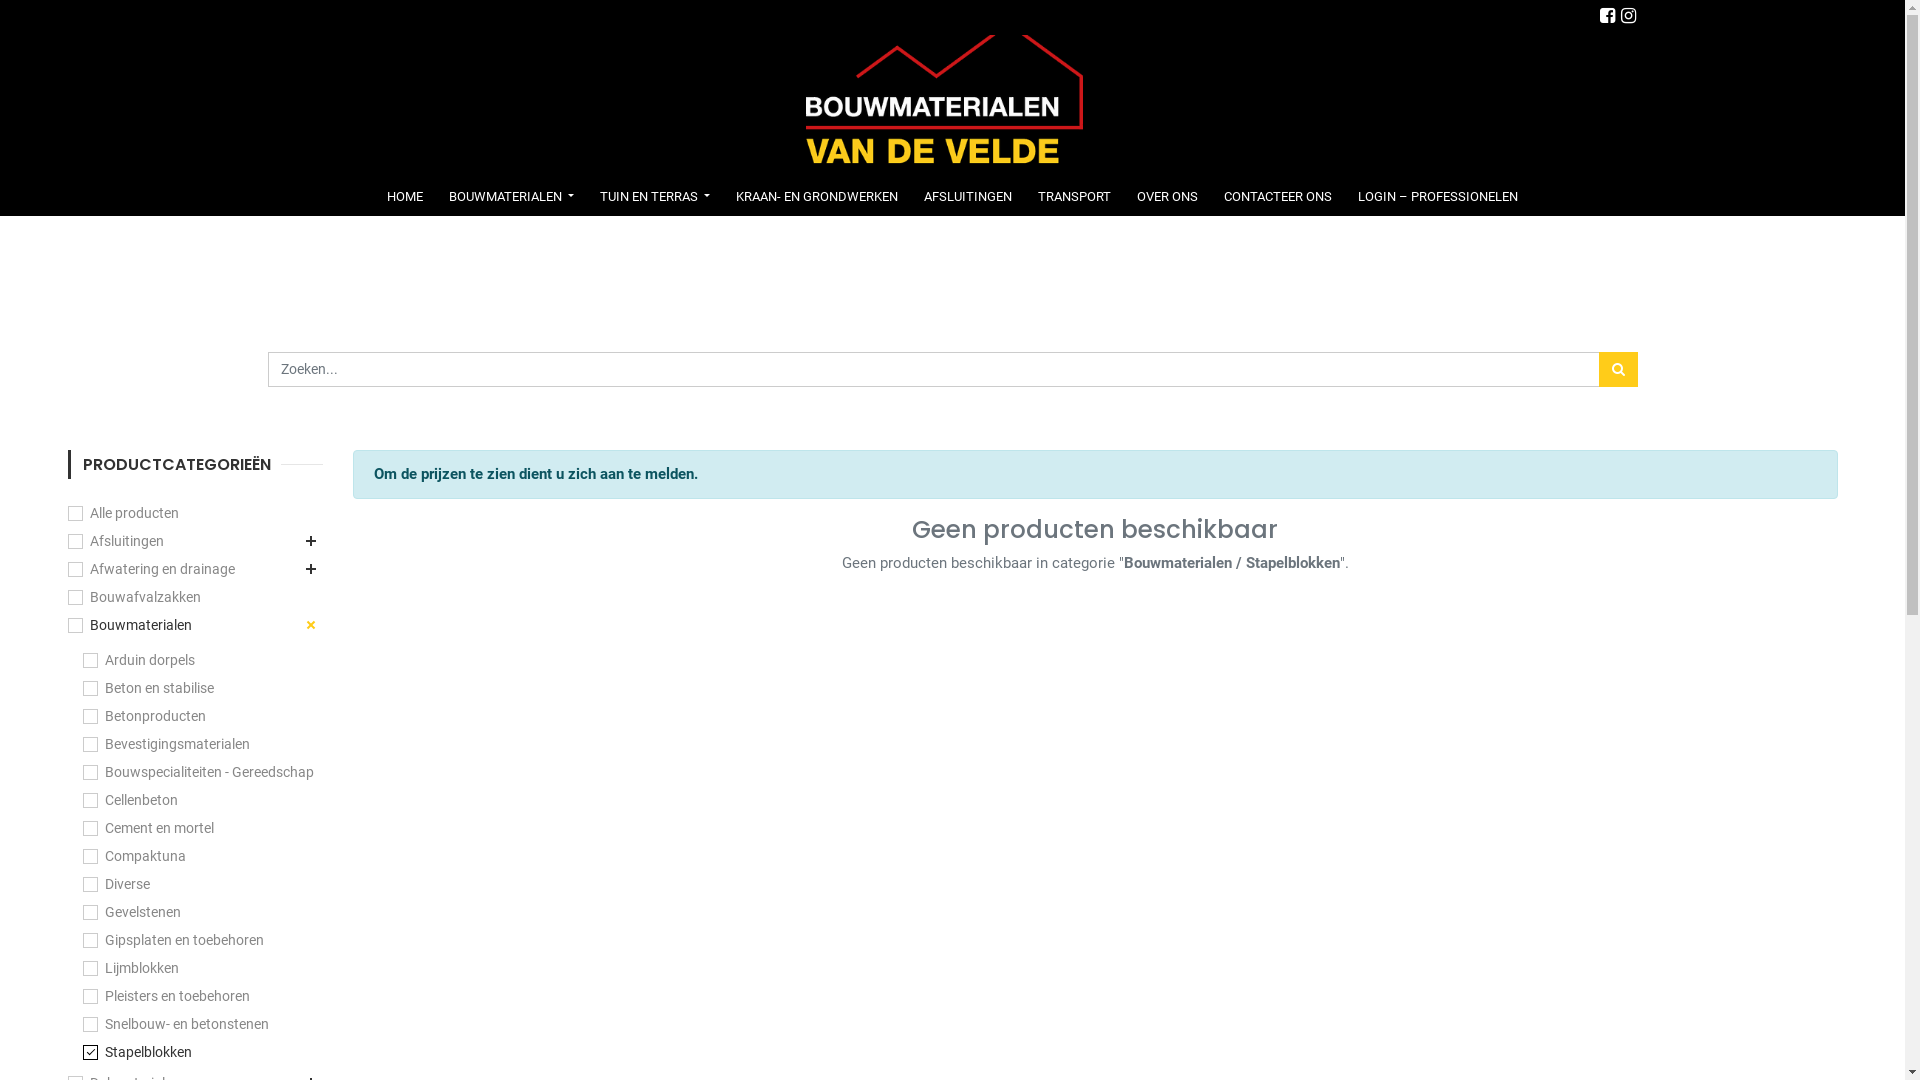 This screenshot has width=1920, height=1080. I want to click on 'Cellenbeton', so click(80, 798).